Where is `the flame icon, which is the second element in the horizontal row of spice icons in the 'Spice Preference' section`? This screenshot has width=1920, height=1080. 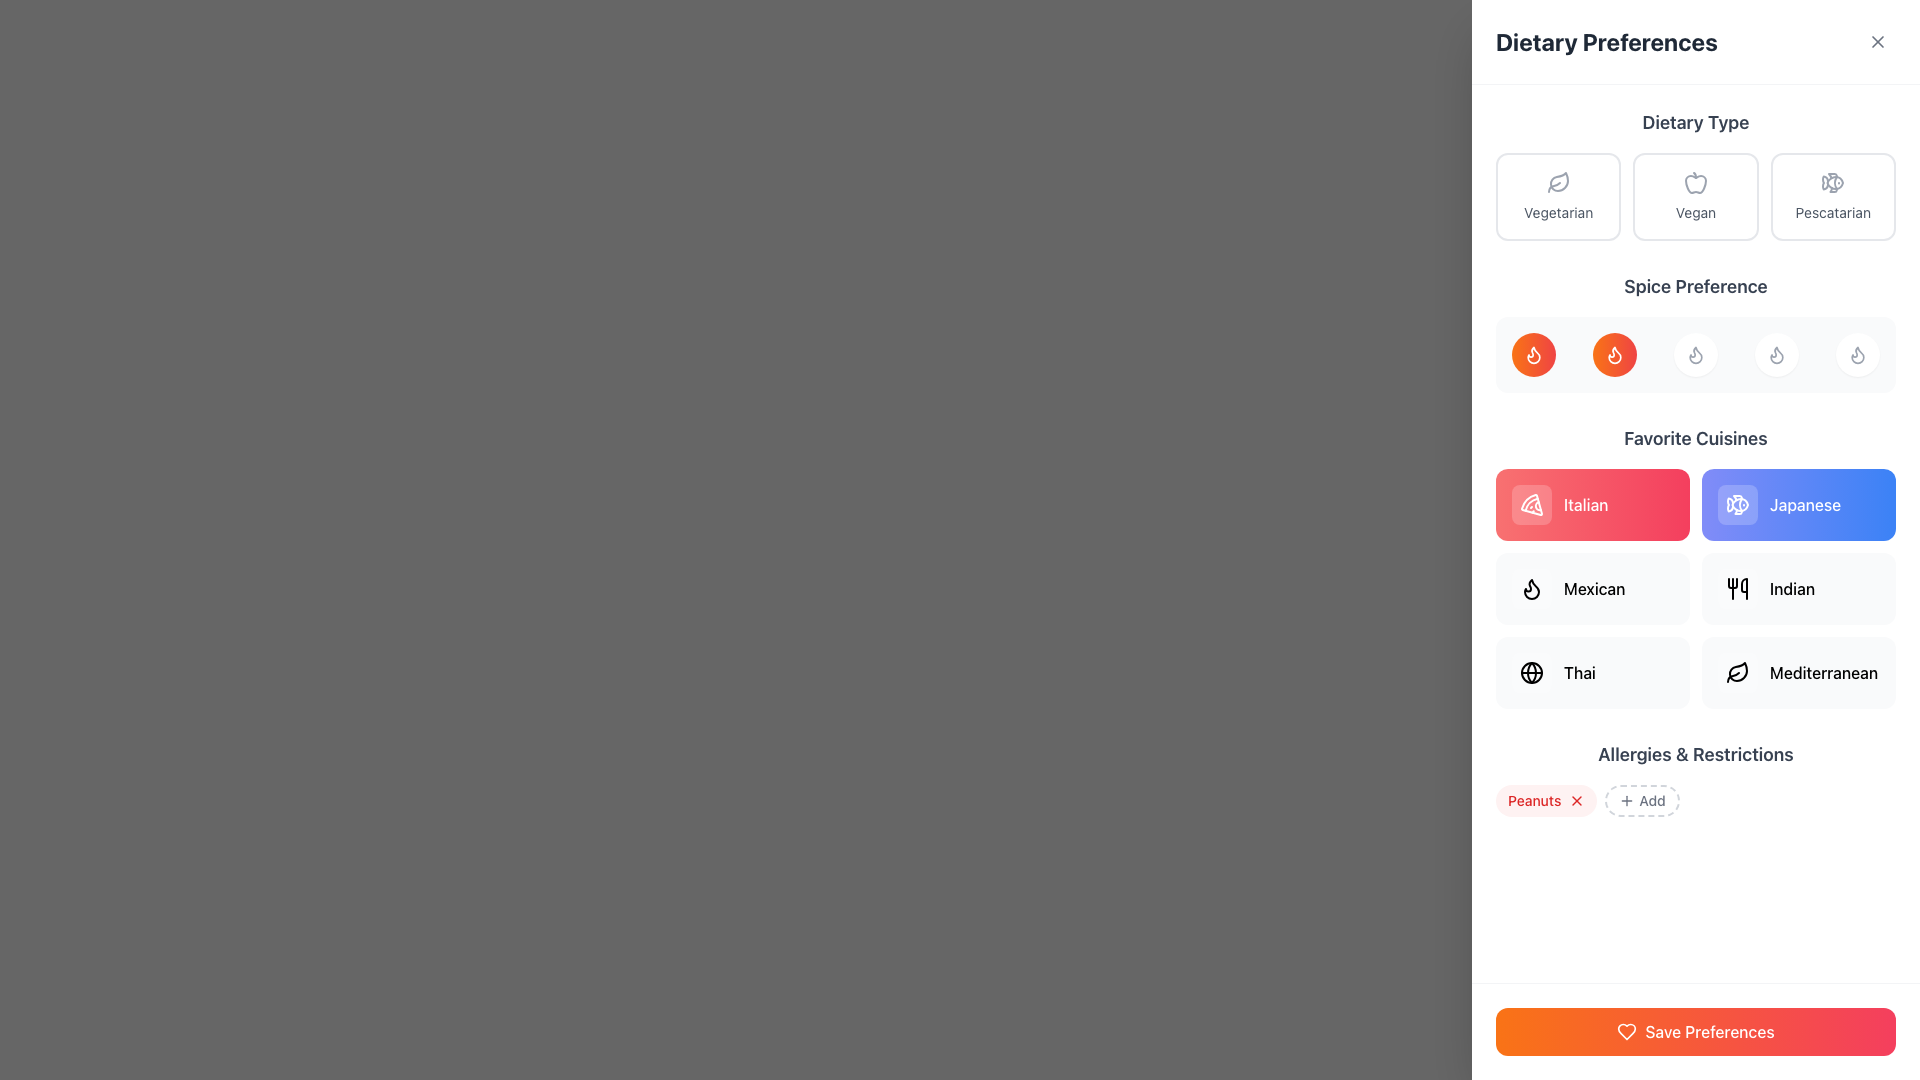
the flame icon, which is the second element in the horizontal row of spice icons in the 'Spice Preference' section is located at coordinates (1530, 588).